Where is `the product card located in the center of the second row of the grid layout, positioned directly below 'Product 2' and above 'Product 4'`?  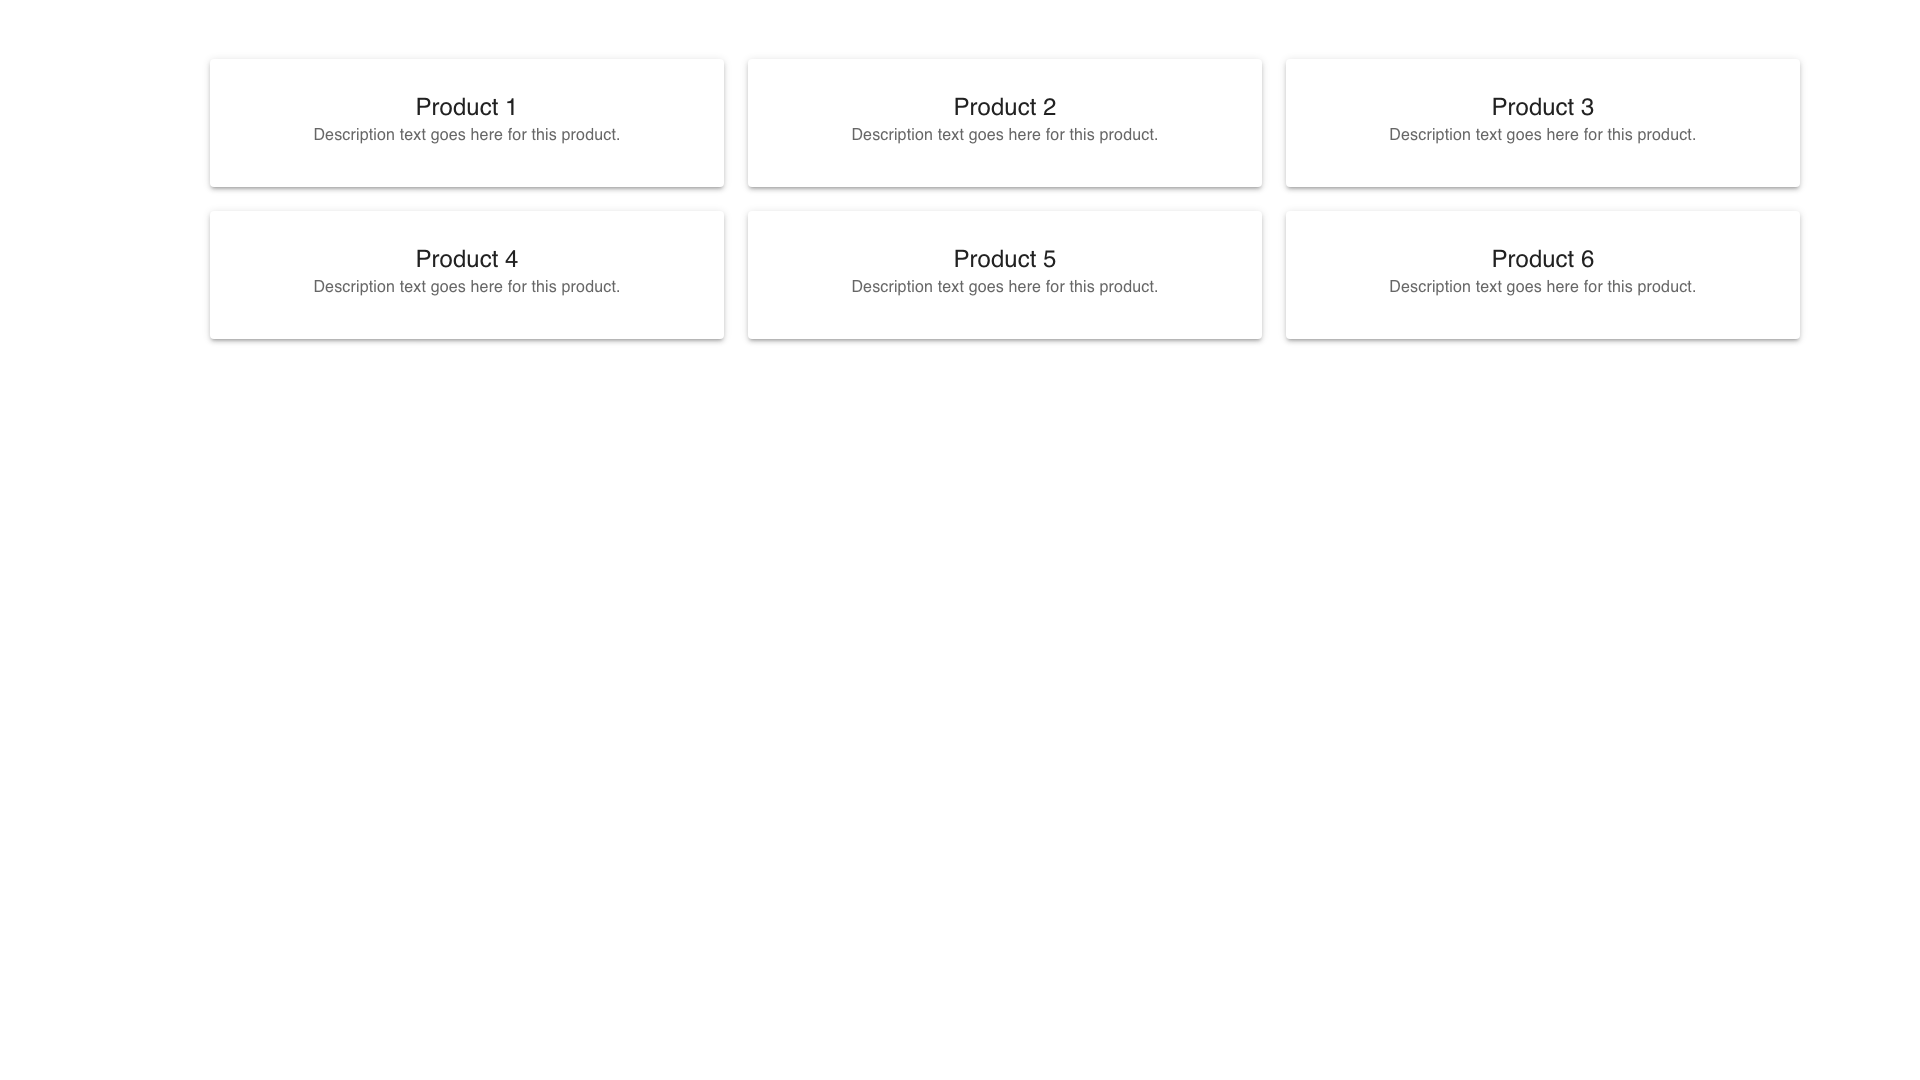
the product card located in the center of the second row of the grid layout, positioned directly below 'Product 2' and above 'Product 4' is located at coordinates (1004, 274).